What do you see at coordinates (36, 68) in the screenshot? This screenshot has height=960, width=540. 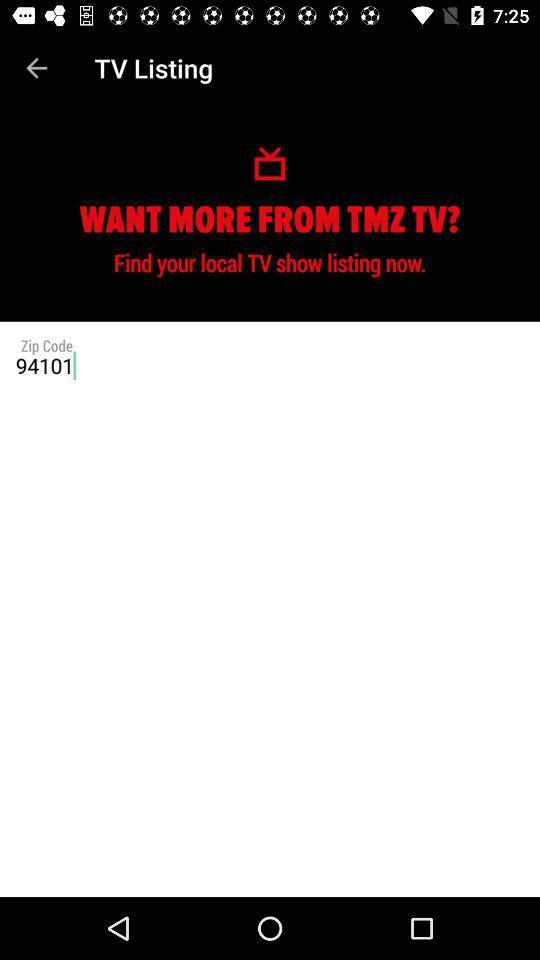 I see `the item above the zip code` at bounding box center [36, 68].